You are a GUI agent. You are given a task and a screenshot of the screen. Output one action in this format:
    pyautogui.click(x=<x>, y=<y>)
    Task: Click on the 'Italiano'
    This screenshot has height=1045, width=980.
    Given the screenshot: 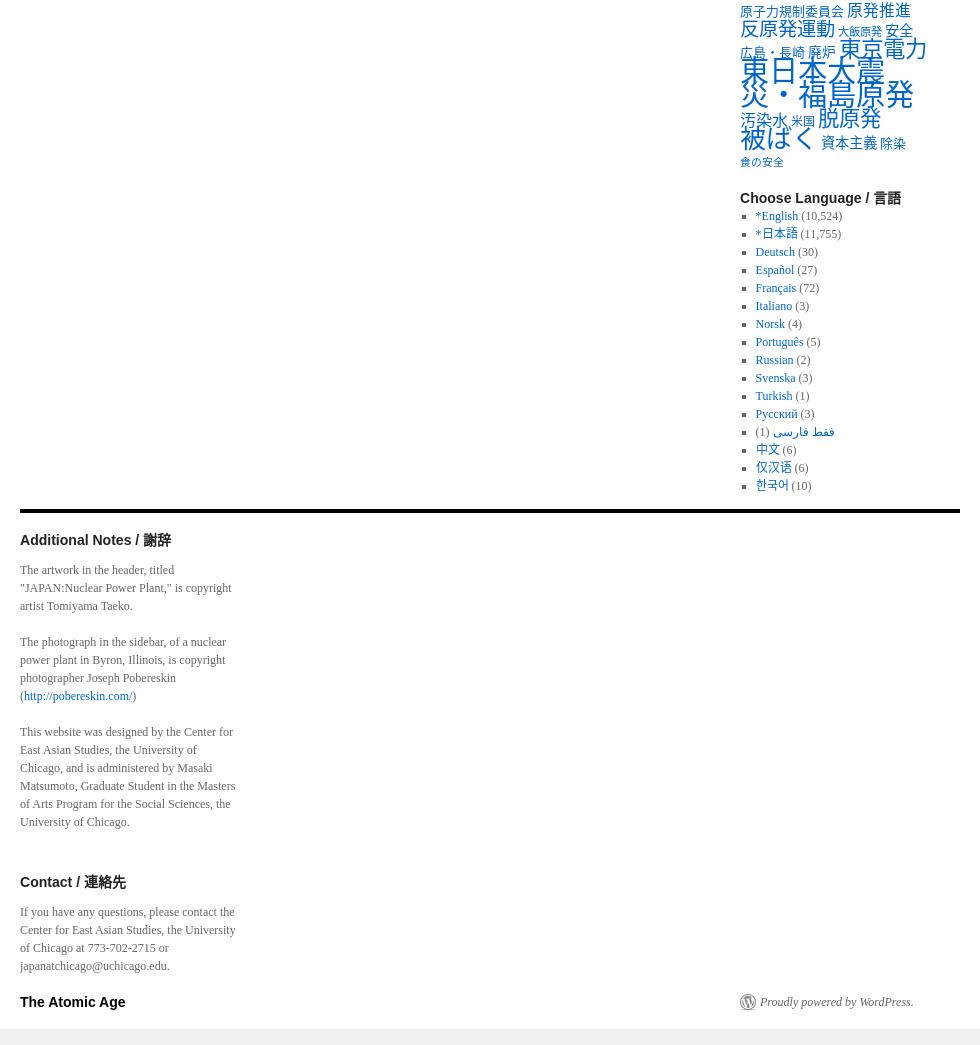 What is the action you would take?
    pyautogui.click(x=773, y=305)
    